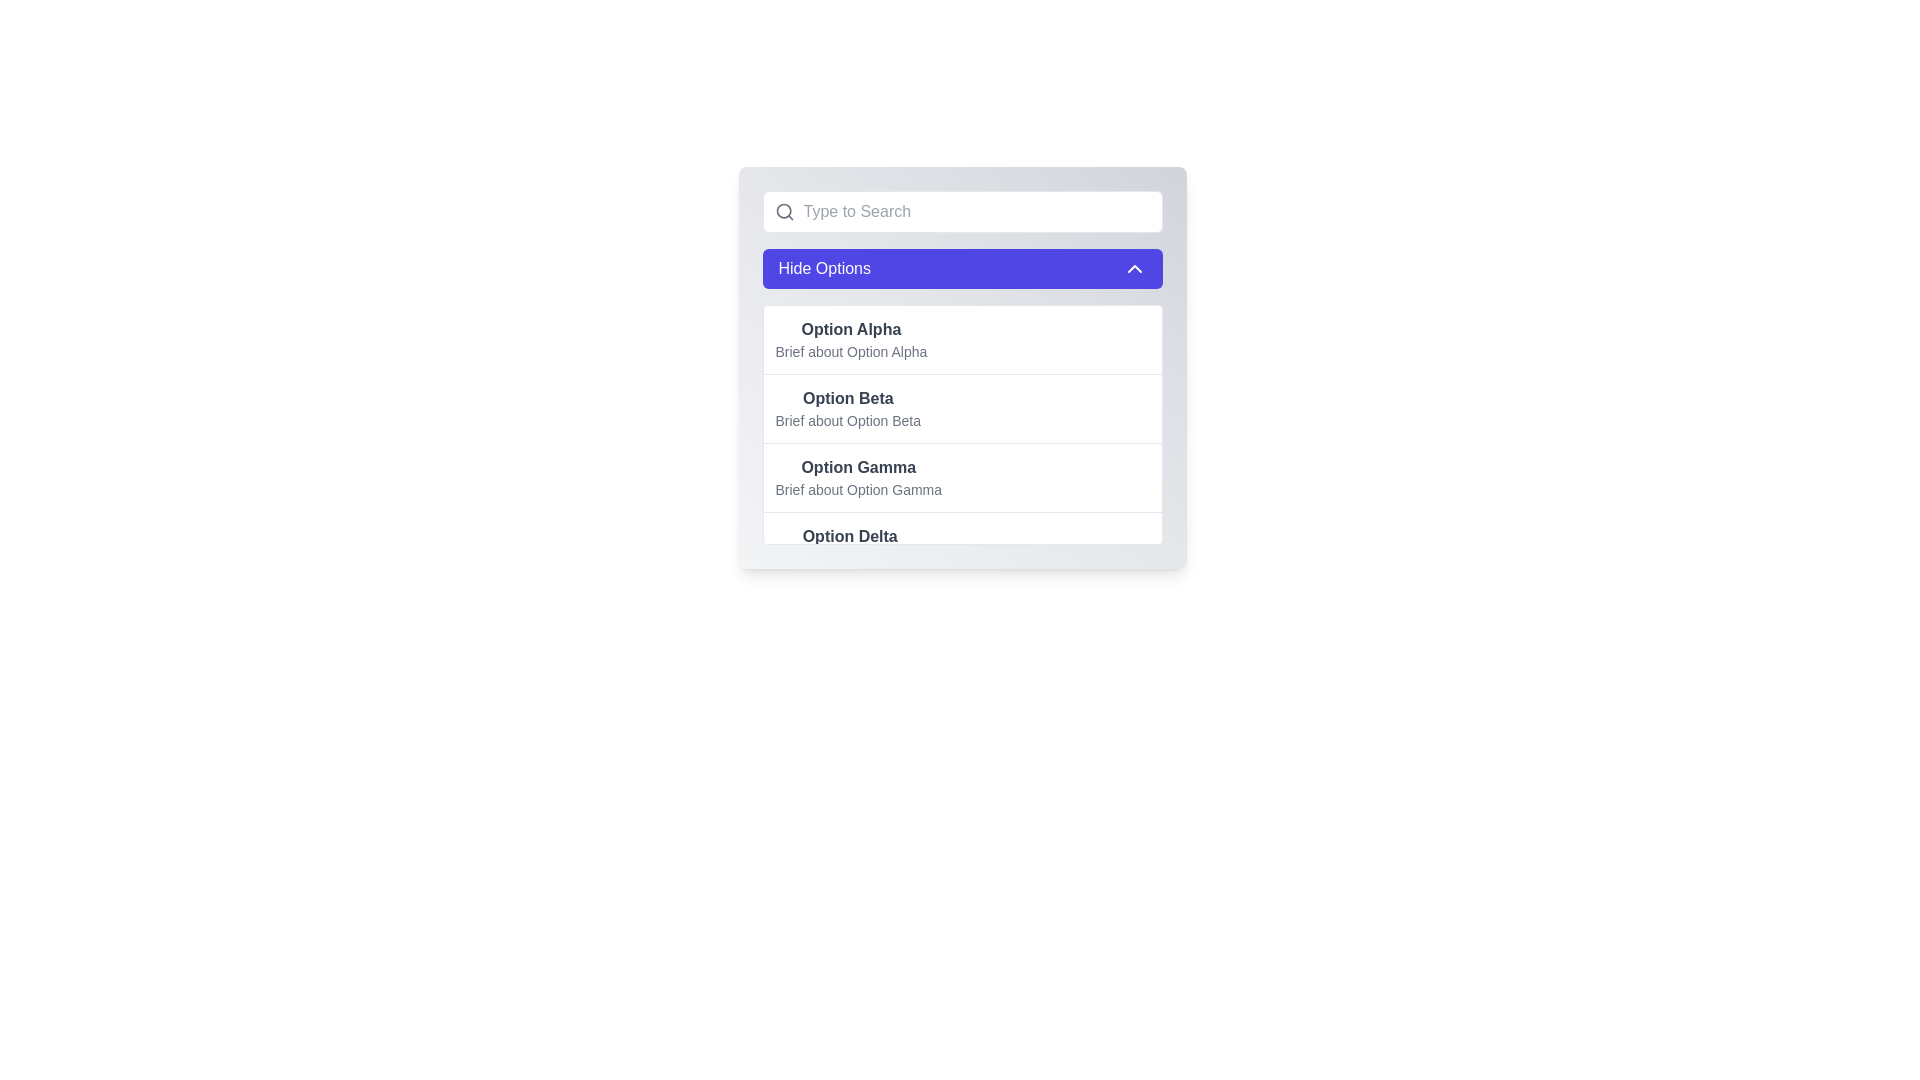  I want to click on the Text label providing information about the 'Option Beta' option, located directly below the 'Option Beta' header in the dropdown panel, so click(848, 419).